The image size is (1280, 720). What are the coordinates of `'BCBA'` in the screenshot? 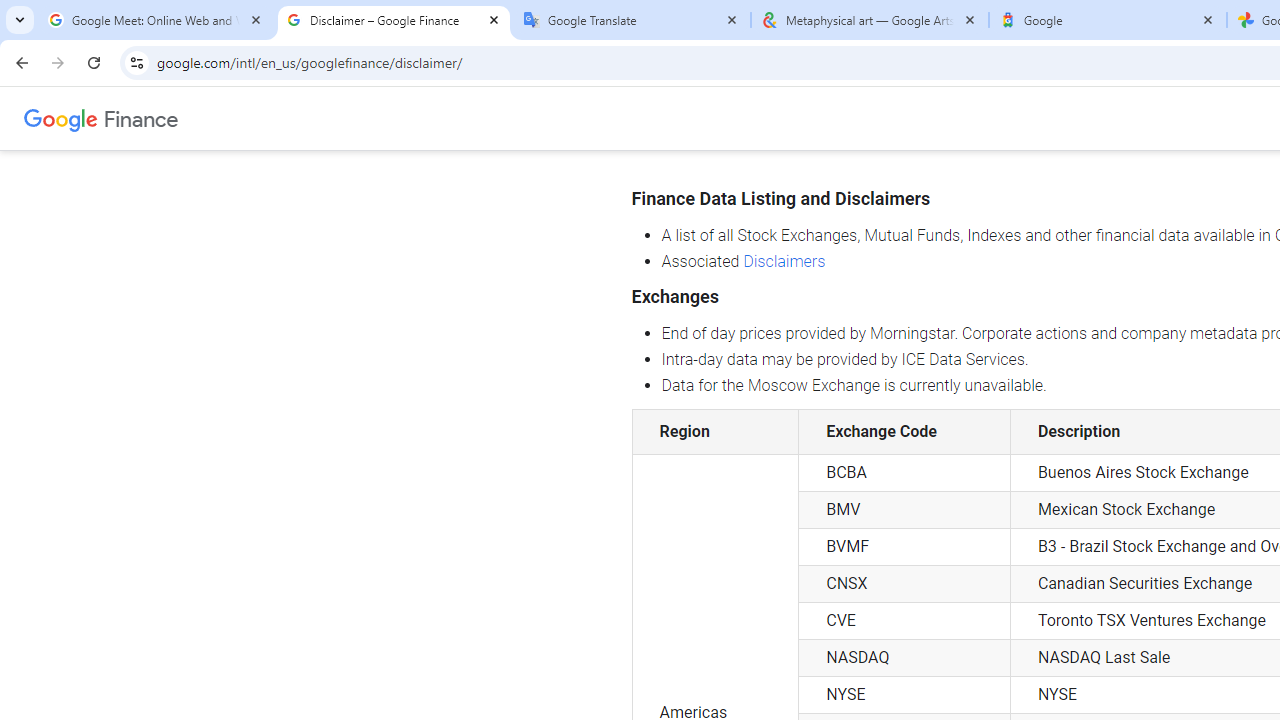 It's located at (903, 473).